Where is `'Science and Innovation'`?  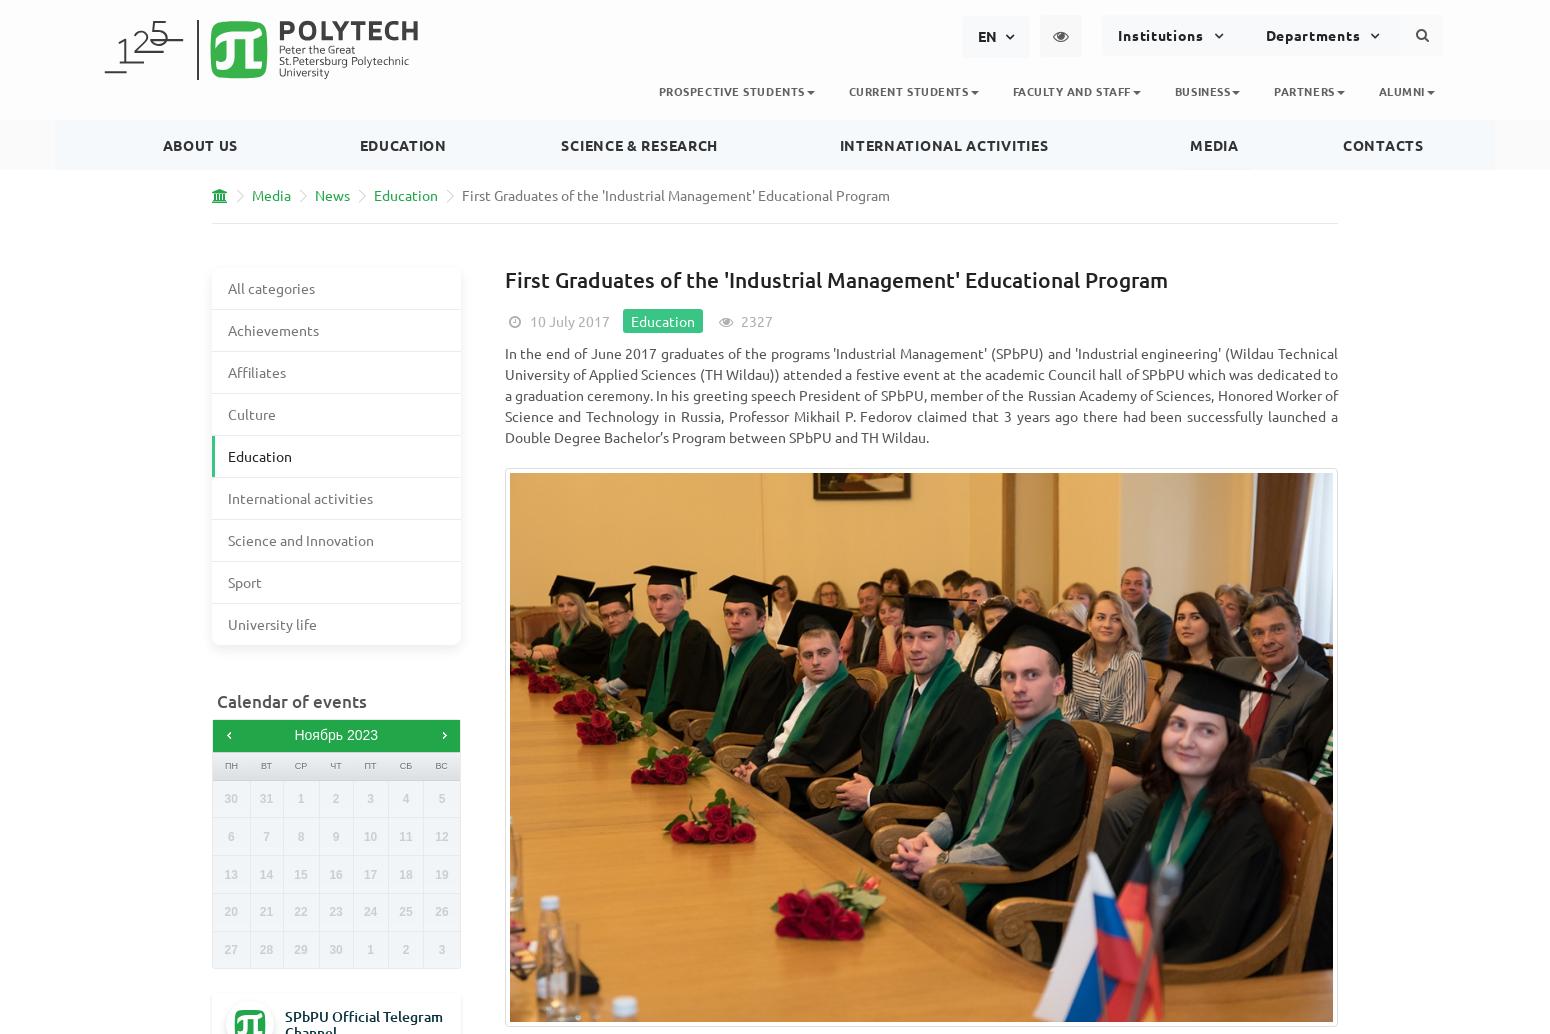 'Science and Innovation' is located at coordinates (301, 539).